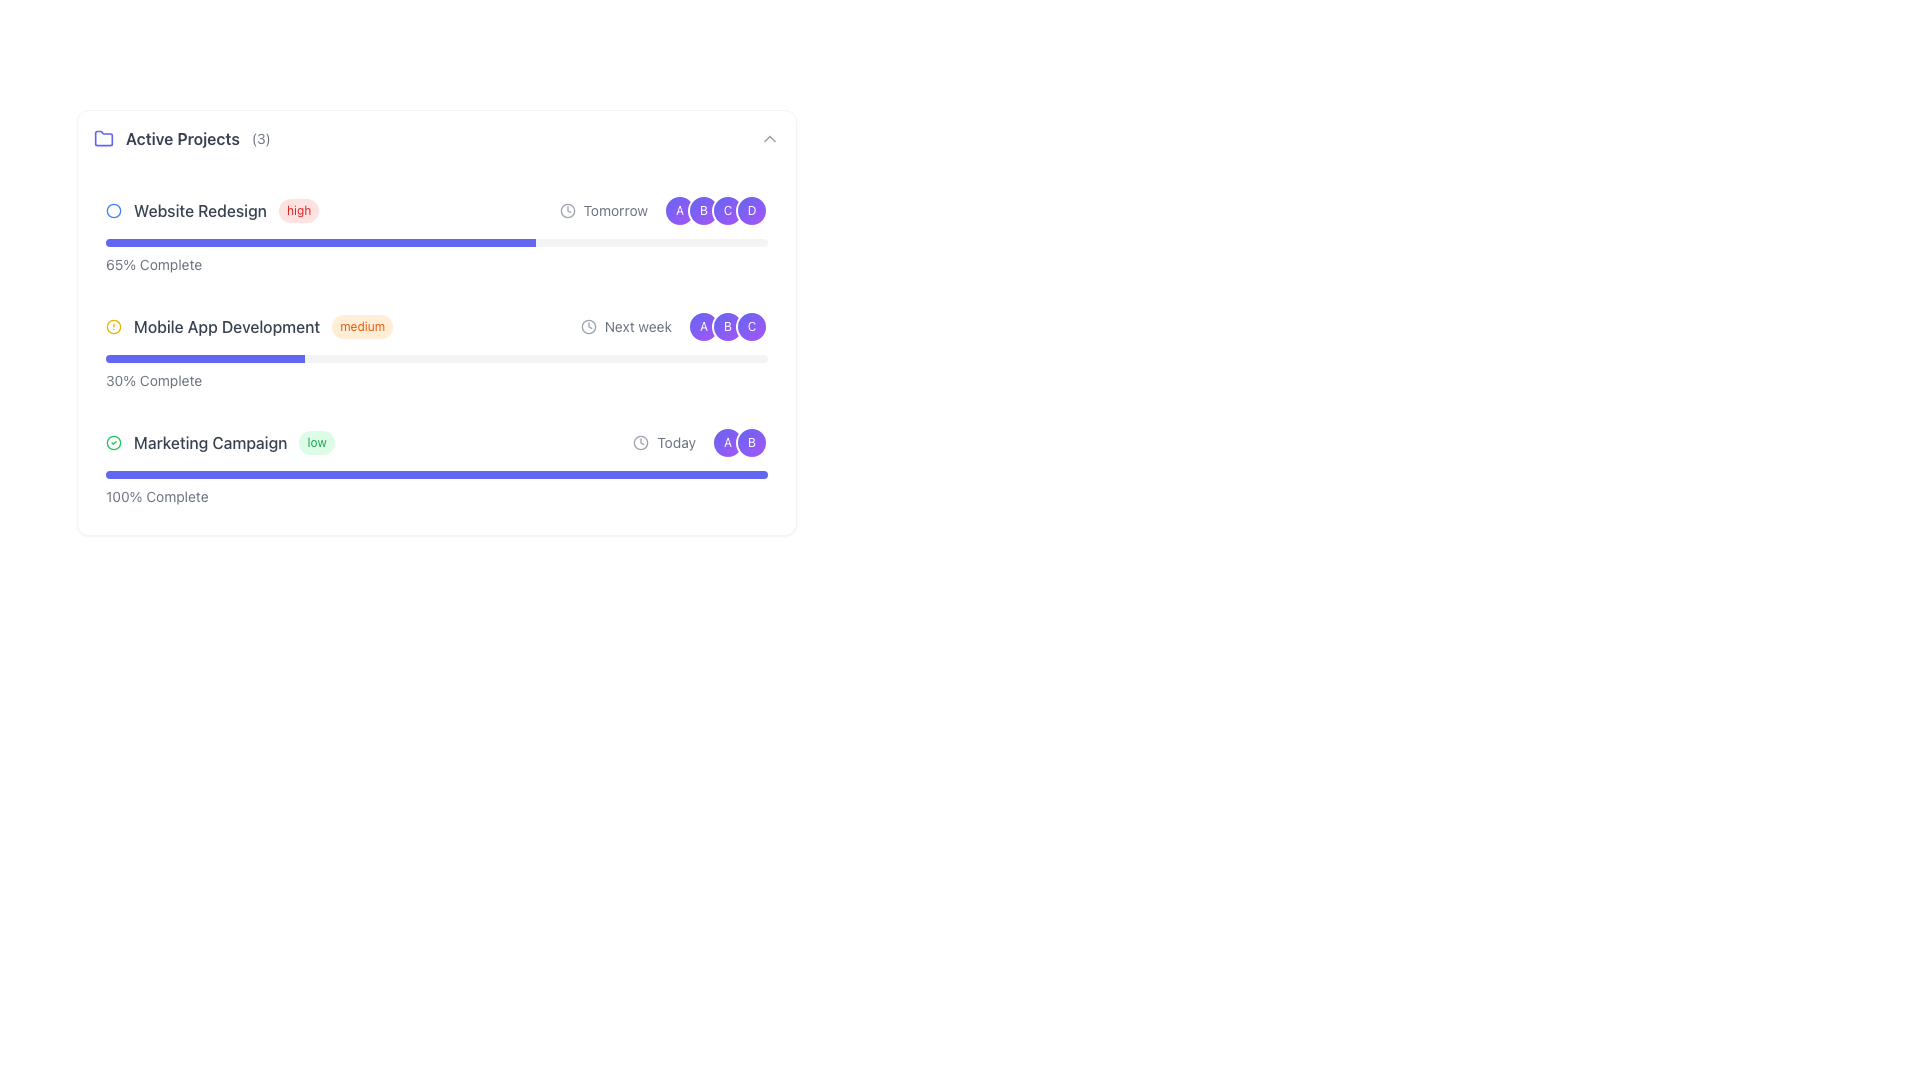  What do you see at coordinates (103, 137) in the screenshot?
I see `the folder icon with a purple outline located near the top-left corner of the application interface, next to the 'Active Projects' title` at bounding box center [103, 137].